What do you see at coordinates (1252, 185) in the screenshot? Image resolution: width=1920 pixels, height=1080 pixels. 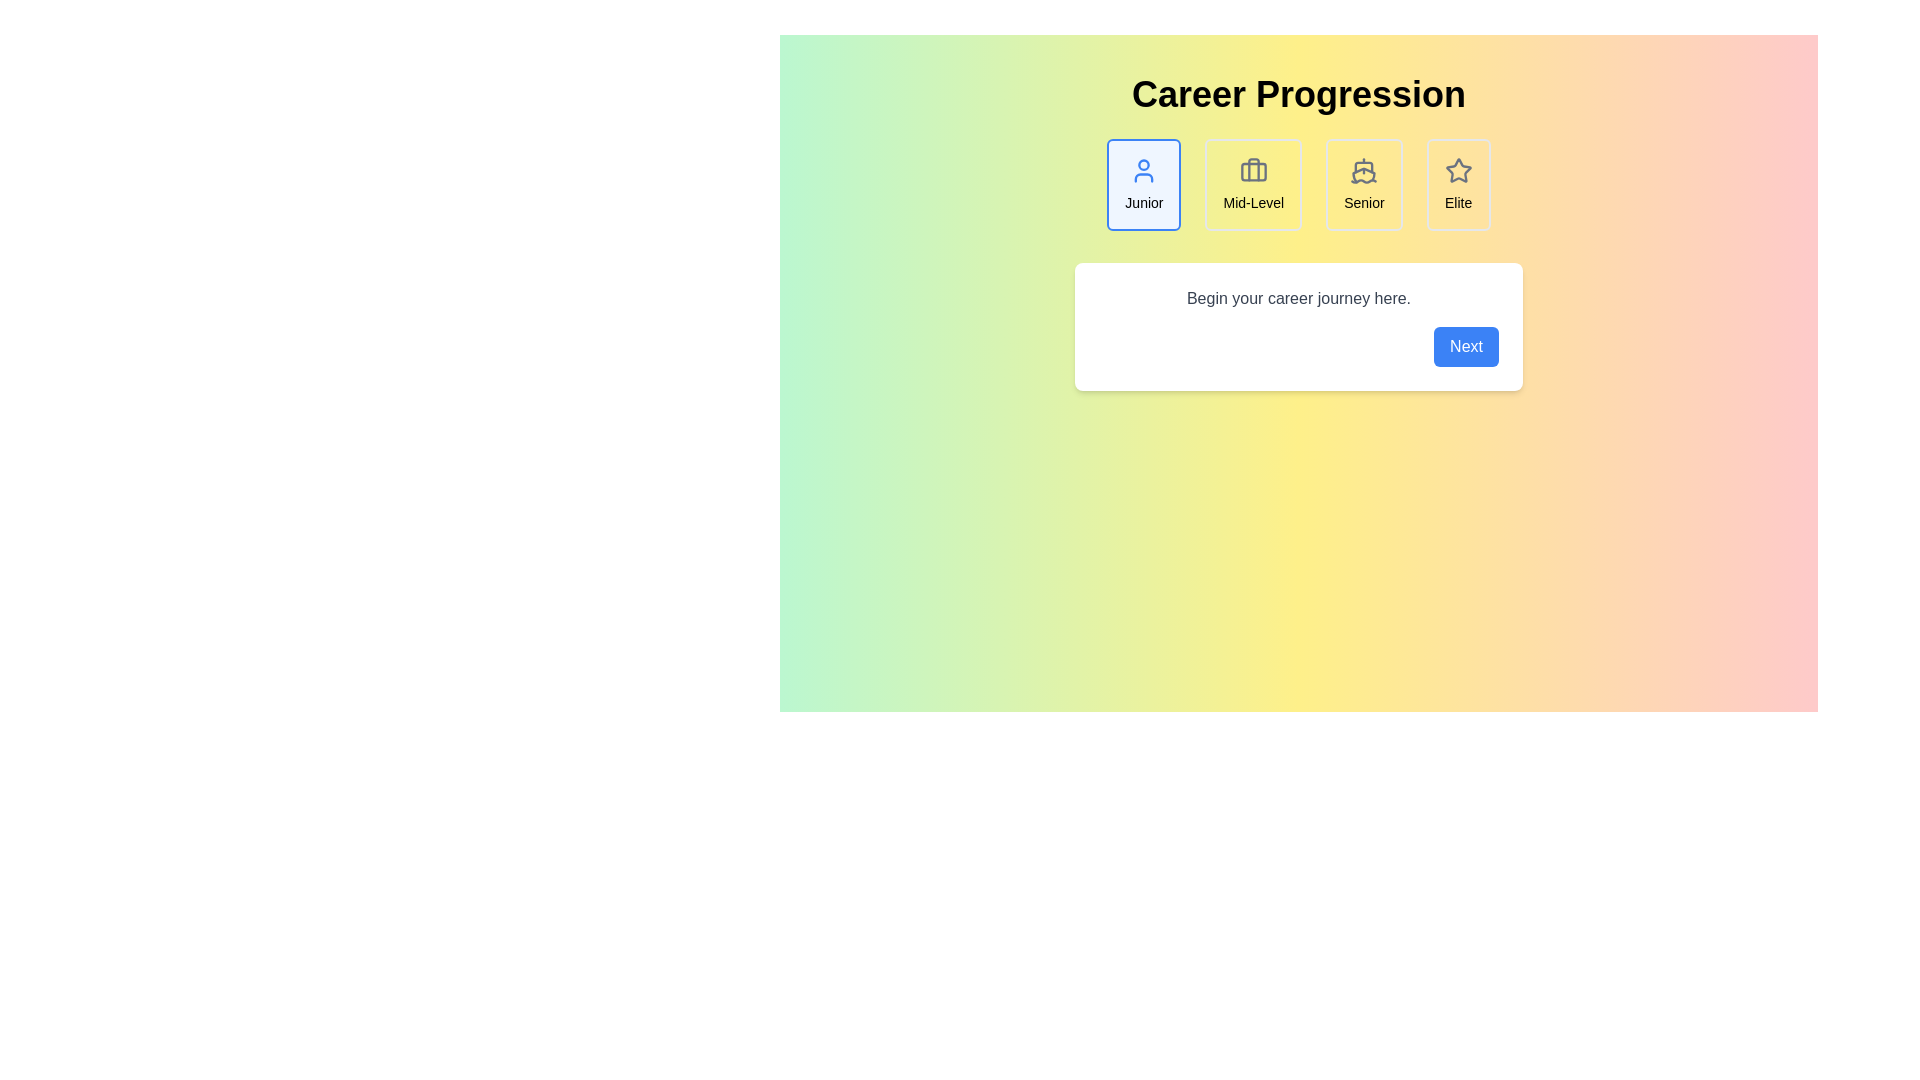 I see `the career step icon corresponding to Mid-Level to trigger interaction feedback` at bounding box center [1252, 185].